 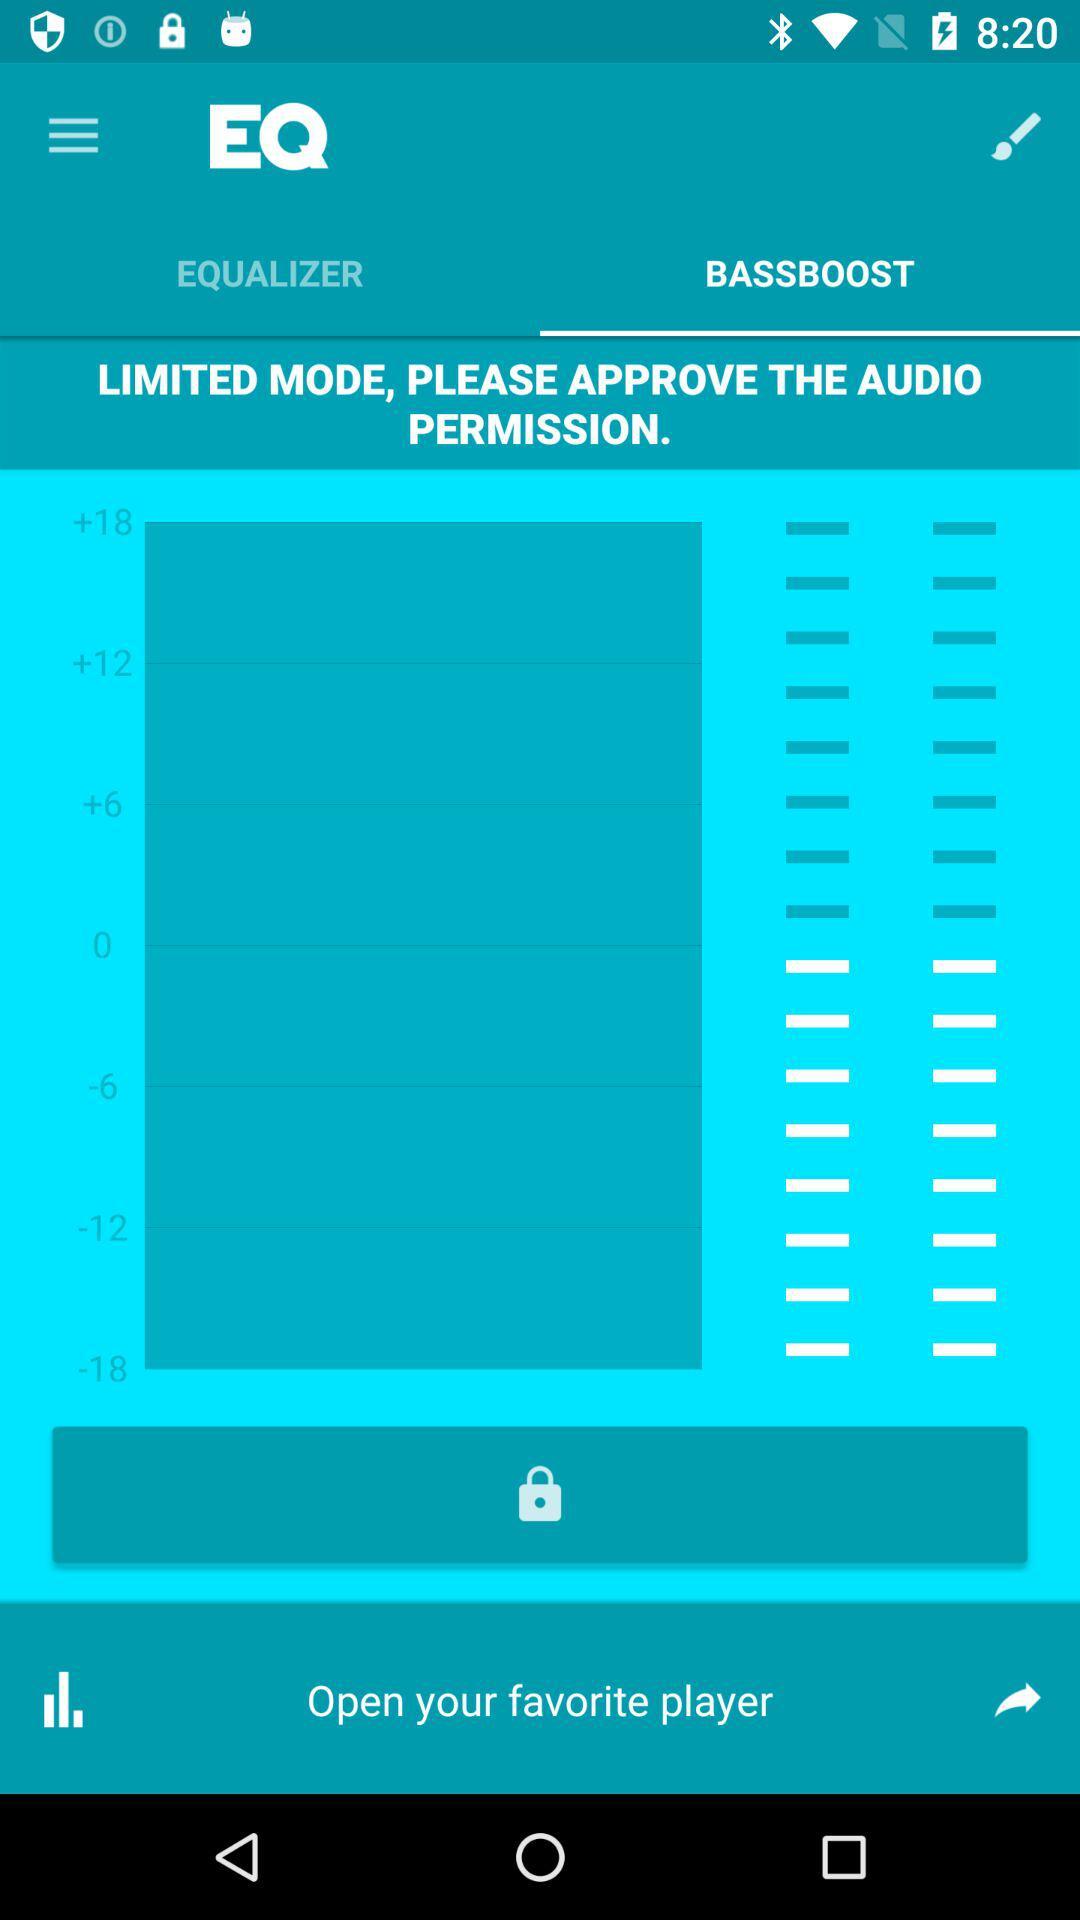 I want to click on paint icon at the top, so click(x=1017, y=136).